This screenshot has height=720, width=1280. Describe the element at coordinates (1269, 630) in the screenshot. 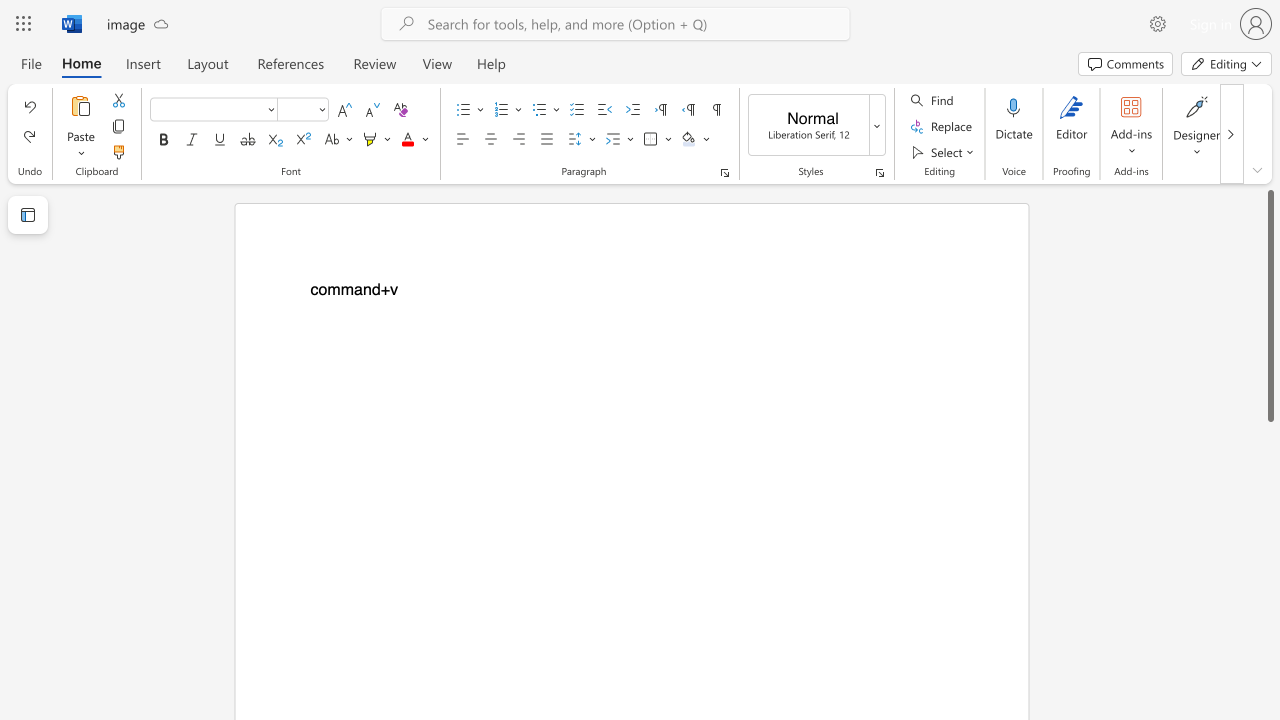

I see `the scrollbar on the right side to scroll the page down` at that location.